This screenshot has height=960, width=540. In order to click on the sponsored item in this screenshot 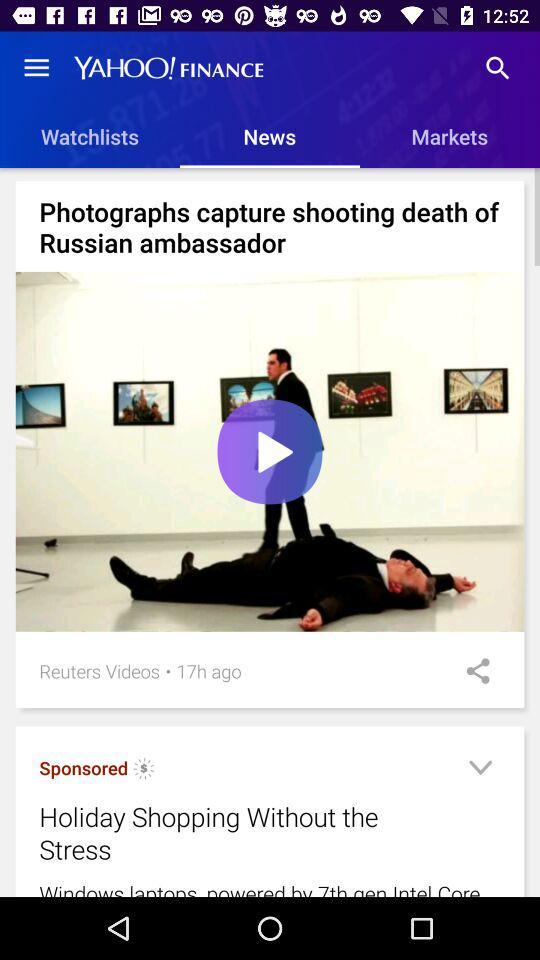, I will do `click(82, 767)`.